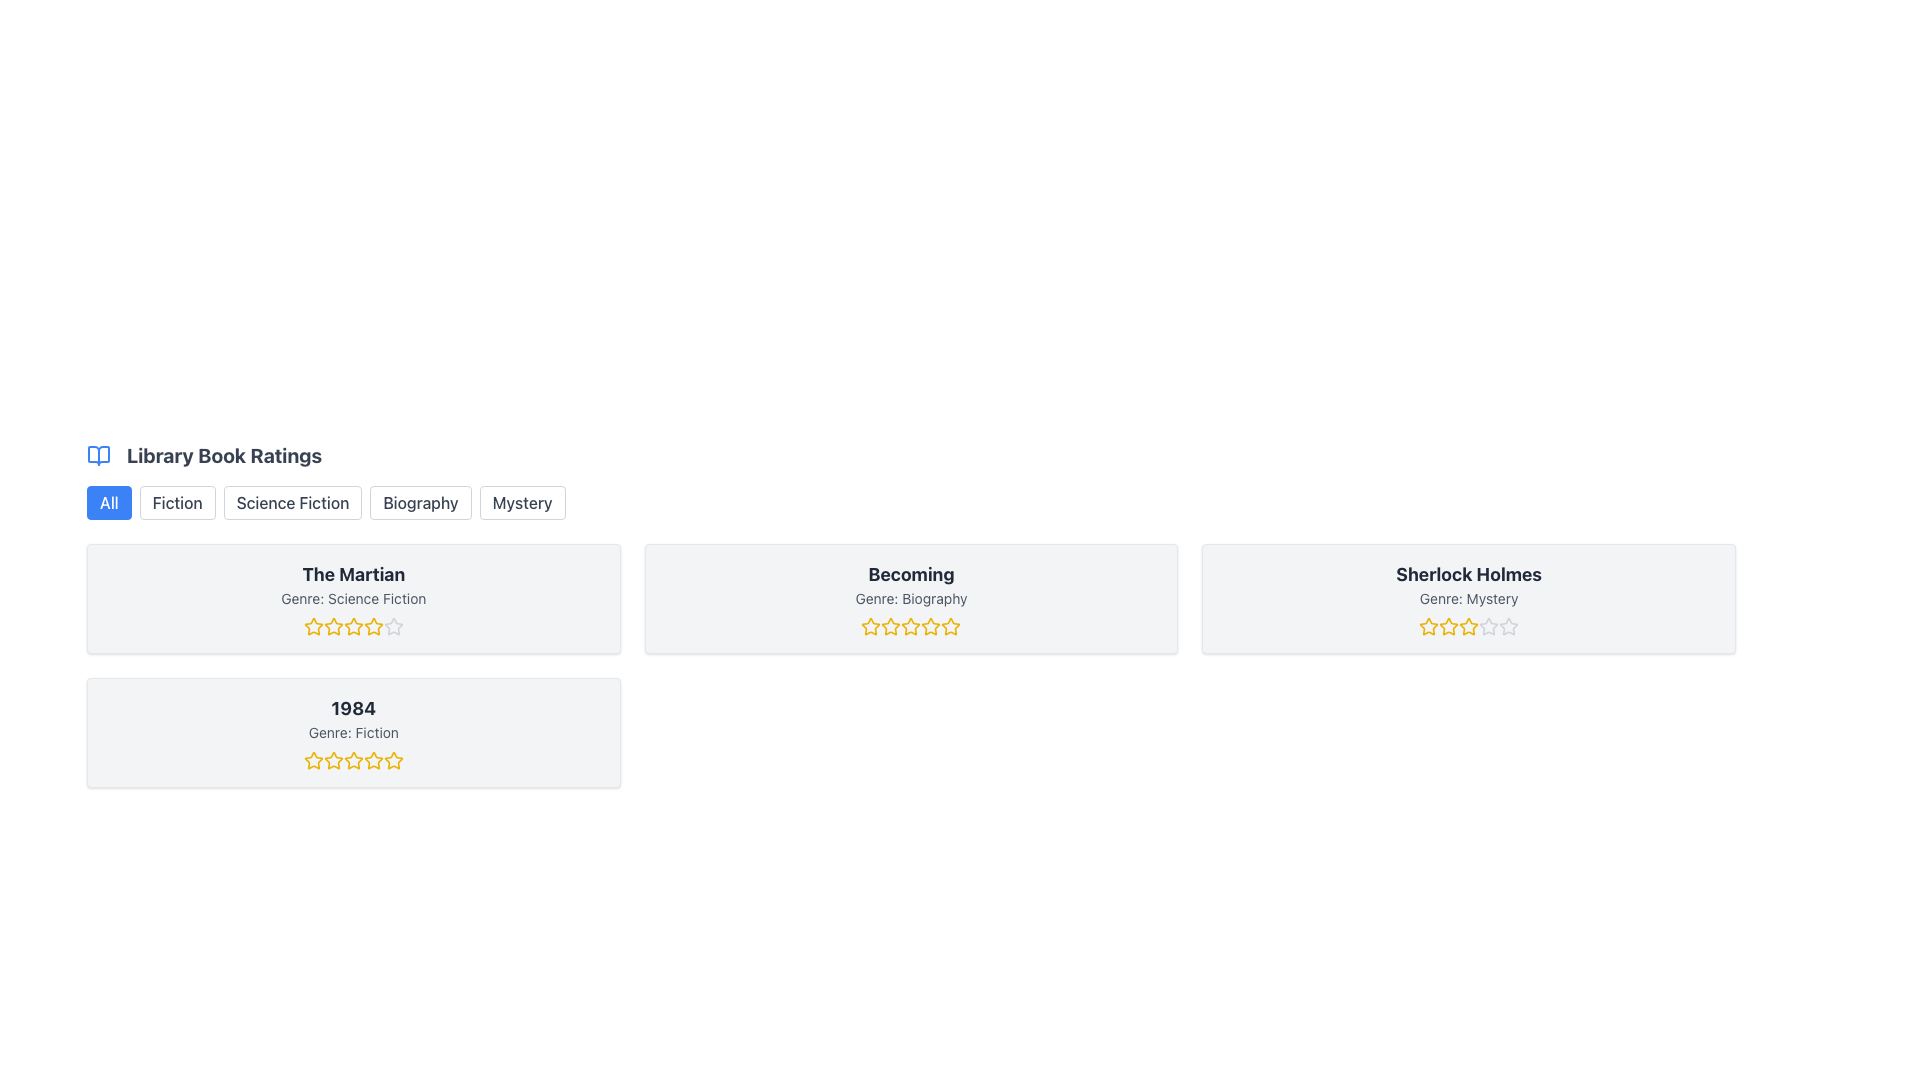 The height and width of the screenshot is (1080, 1920). I want to click on the first star rating icon in the 'Sherlock Holmes' book card, so click(1428, 625).